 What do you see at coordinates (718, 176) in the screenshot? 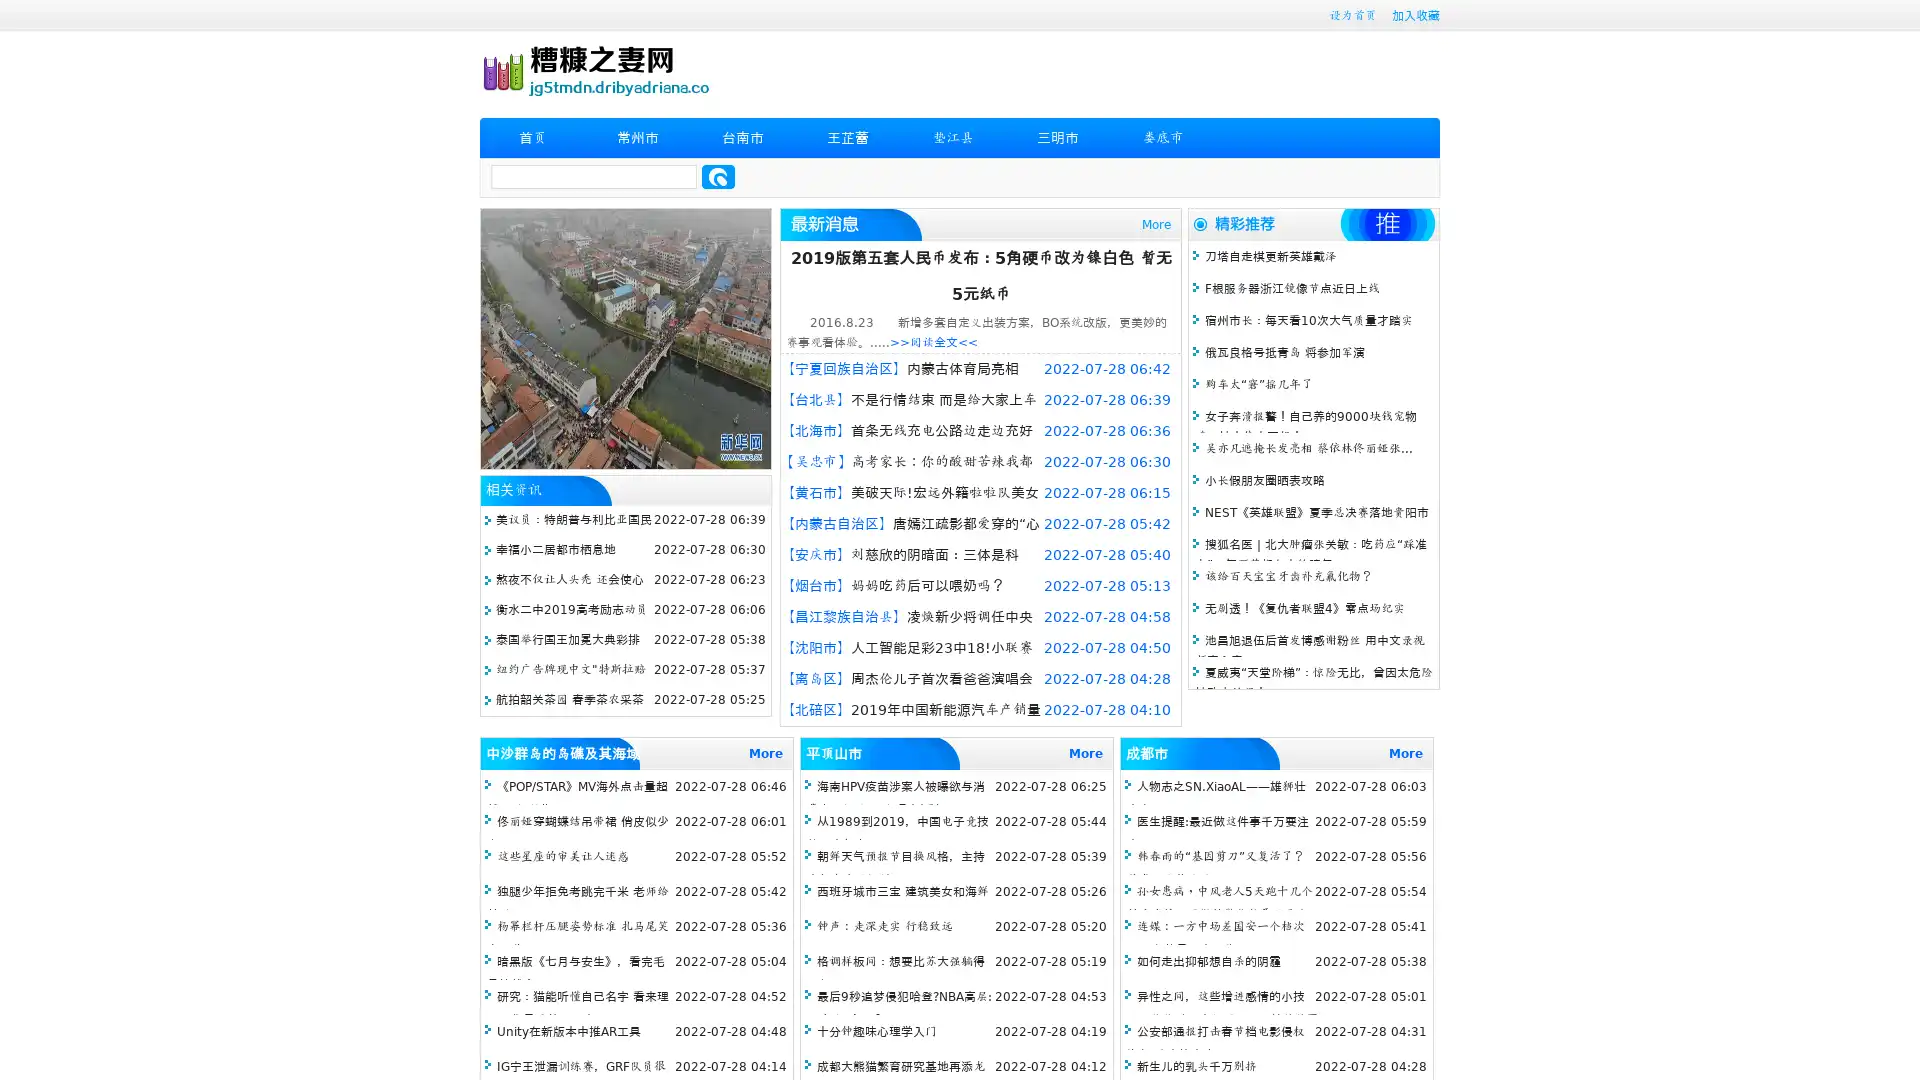
I see `Search` at bounding box center [718, 176].